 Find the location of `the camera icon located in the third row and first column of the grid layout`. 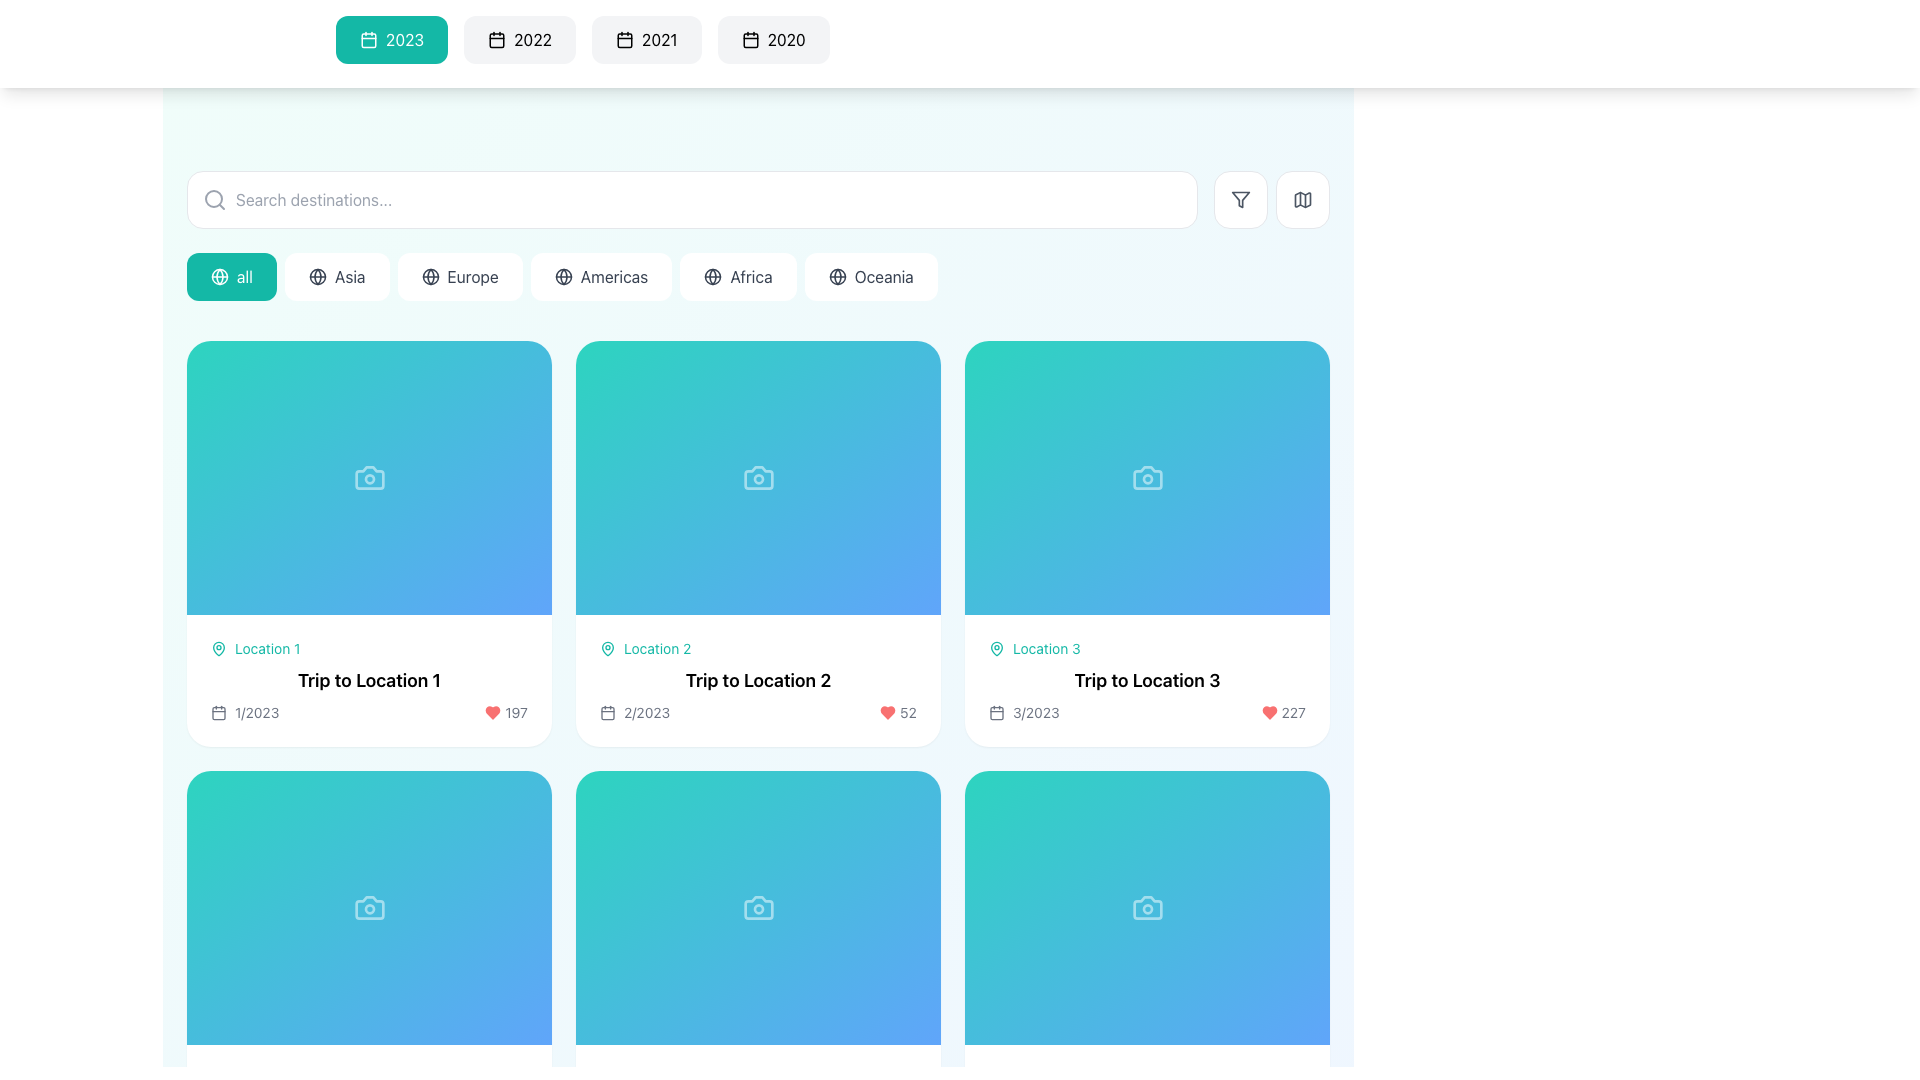

the camera icon located in the third row and first column of the grid layout is located at coordinates (757, 907).